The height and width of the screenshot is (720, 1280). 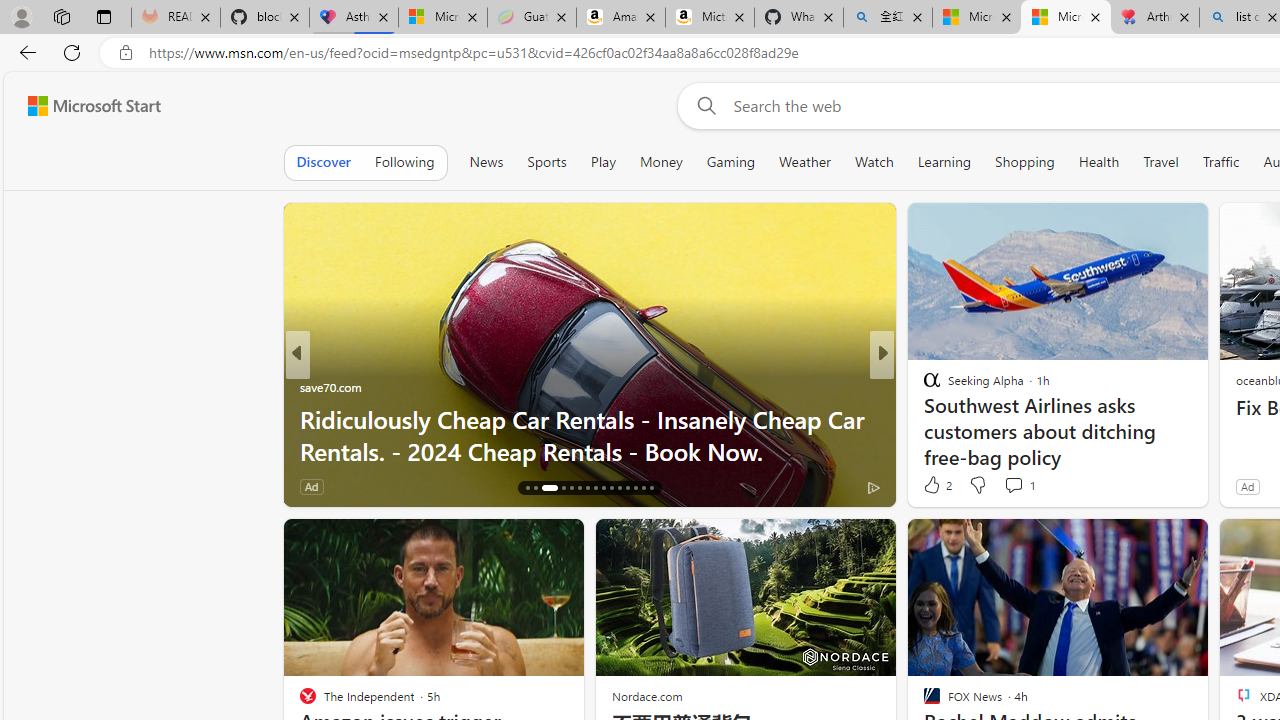 What do you see at coordinates (1020, 486) in the screenshot?
I see `'View comments 20 Comment'` at bounding box center [1020, 486].